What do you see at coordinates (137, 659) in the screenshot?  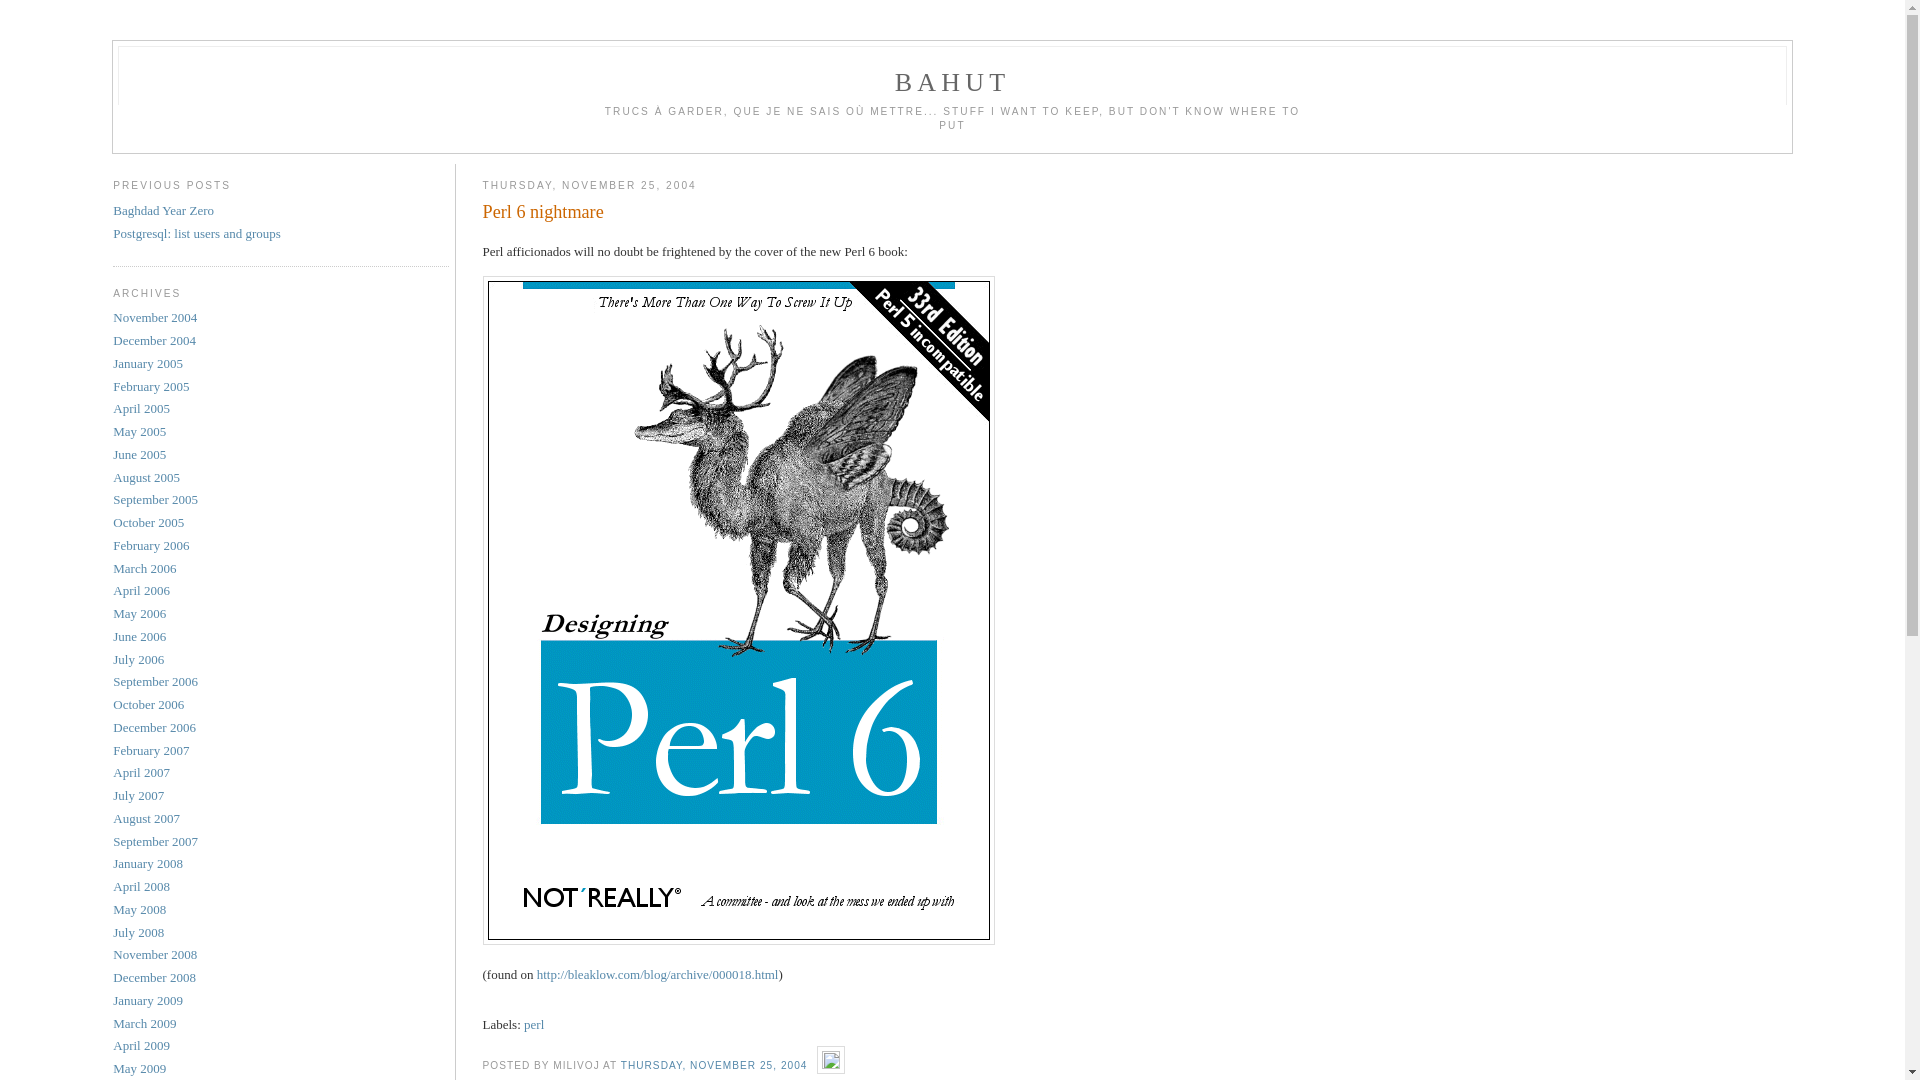 I see `'July 2006'` at bounding box center [137, 659].